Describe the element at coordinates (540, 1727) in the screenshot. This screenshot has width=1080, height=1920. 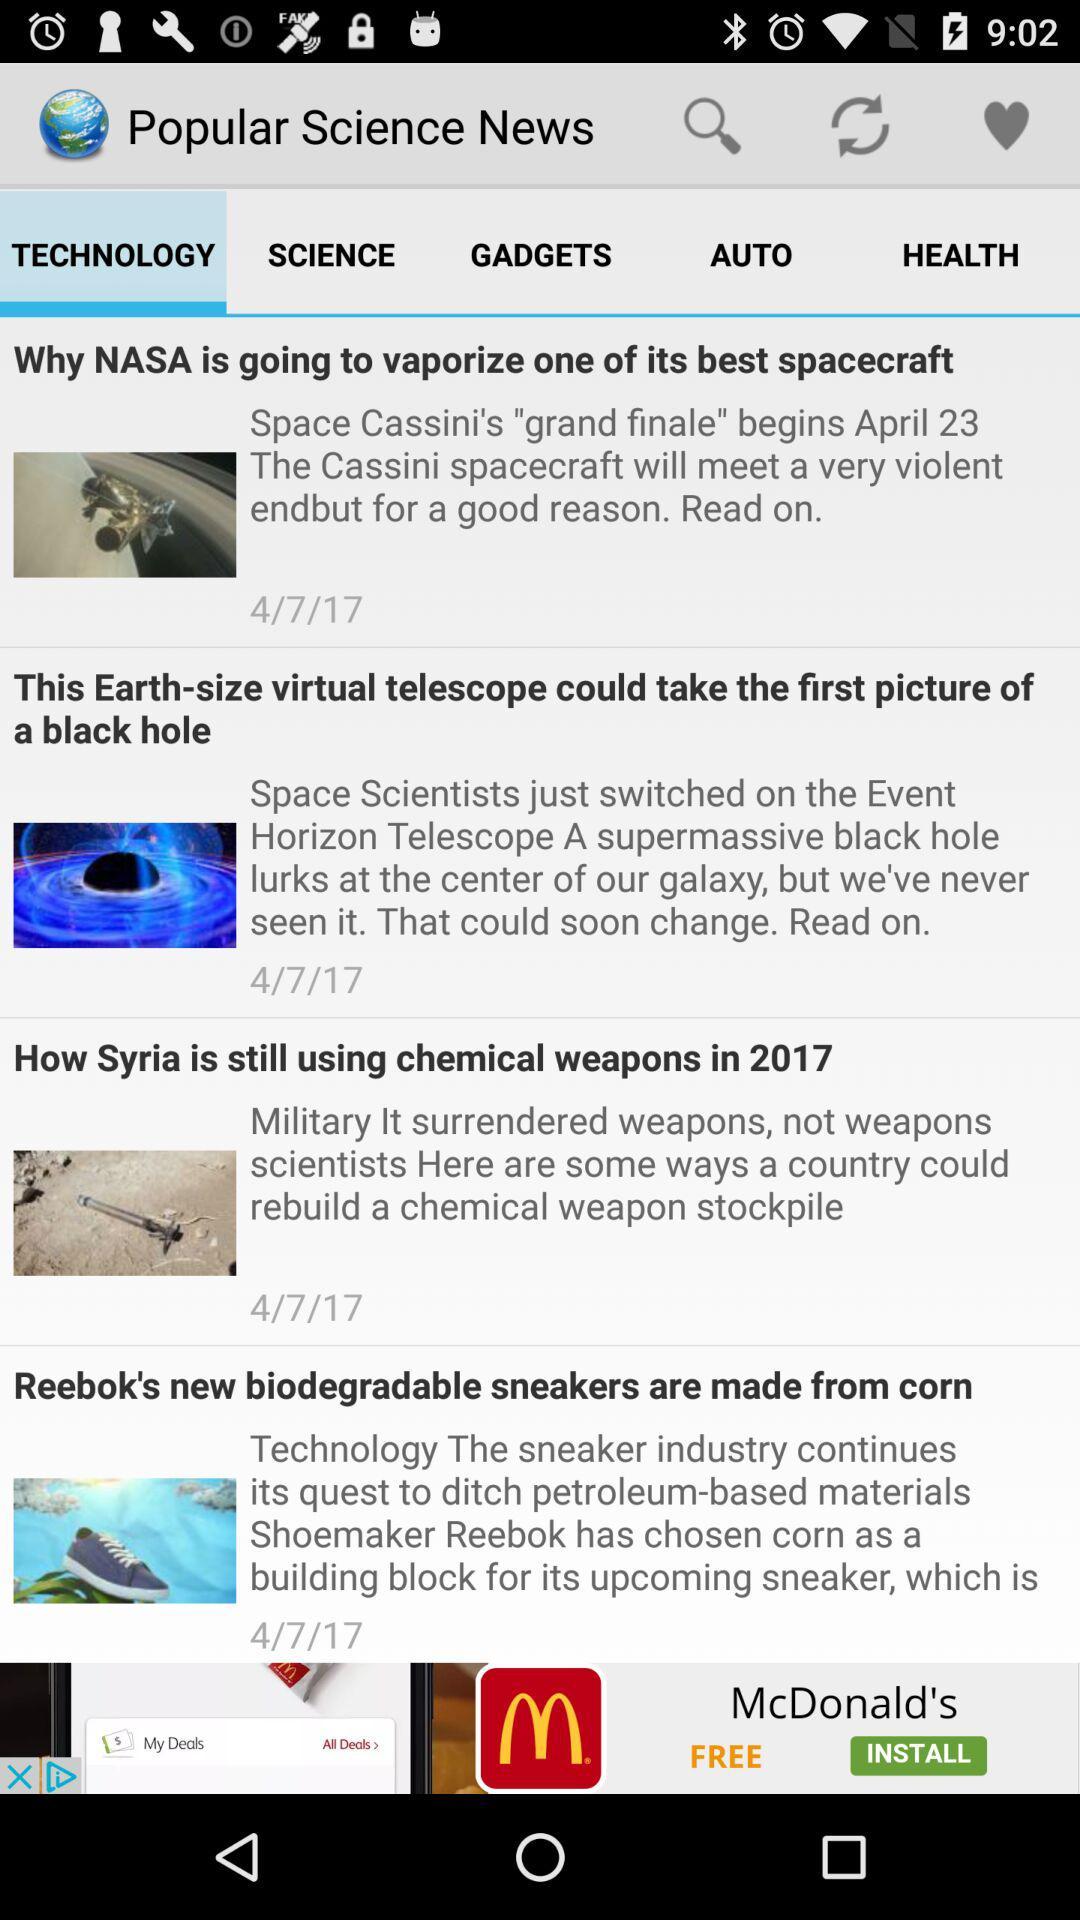
I see `view advertisement` at that location.